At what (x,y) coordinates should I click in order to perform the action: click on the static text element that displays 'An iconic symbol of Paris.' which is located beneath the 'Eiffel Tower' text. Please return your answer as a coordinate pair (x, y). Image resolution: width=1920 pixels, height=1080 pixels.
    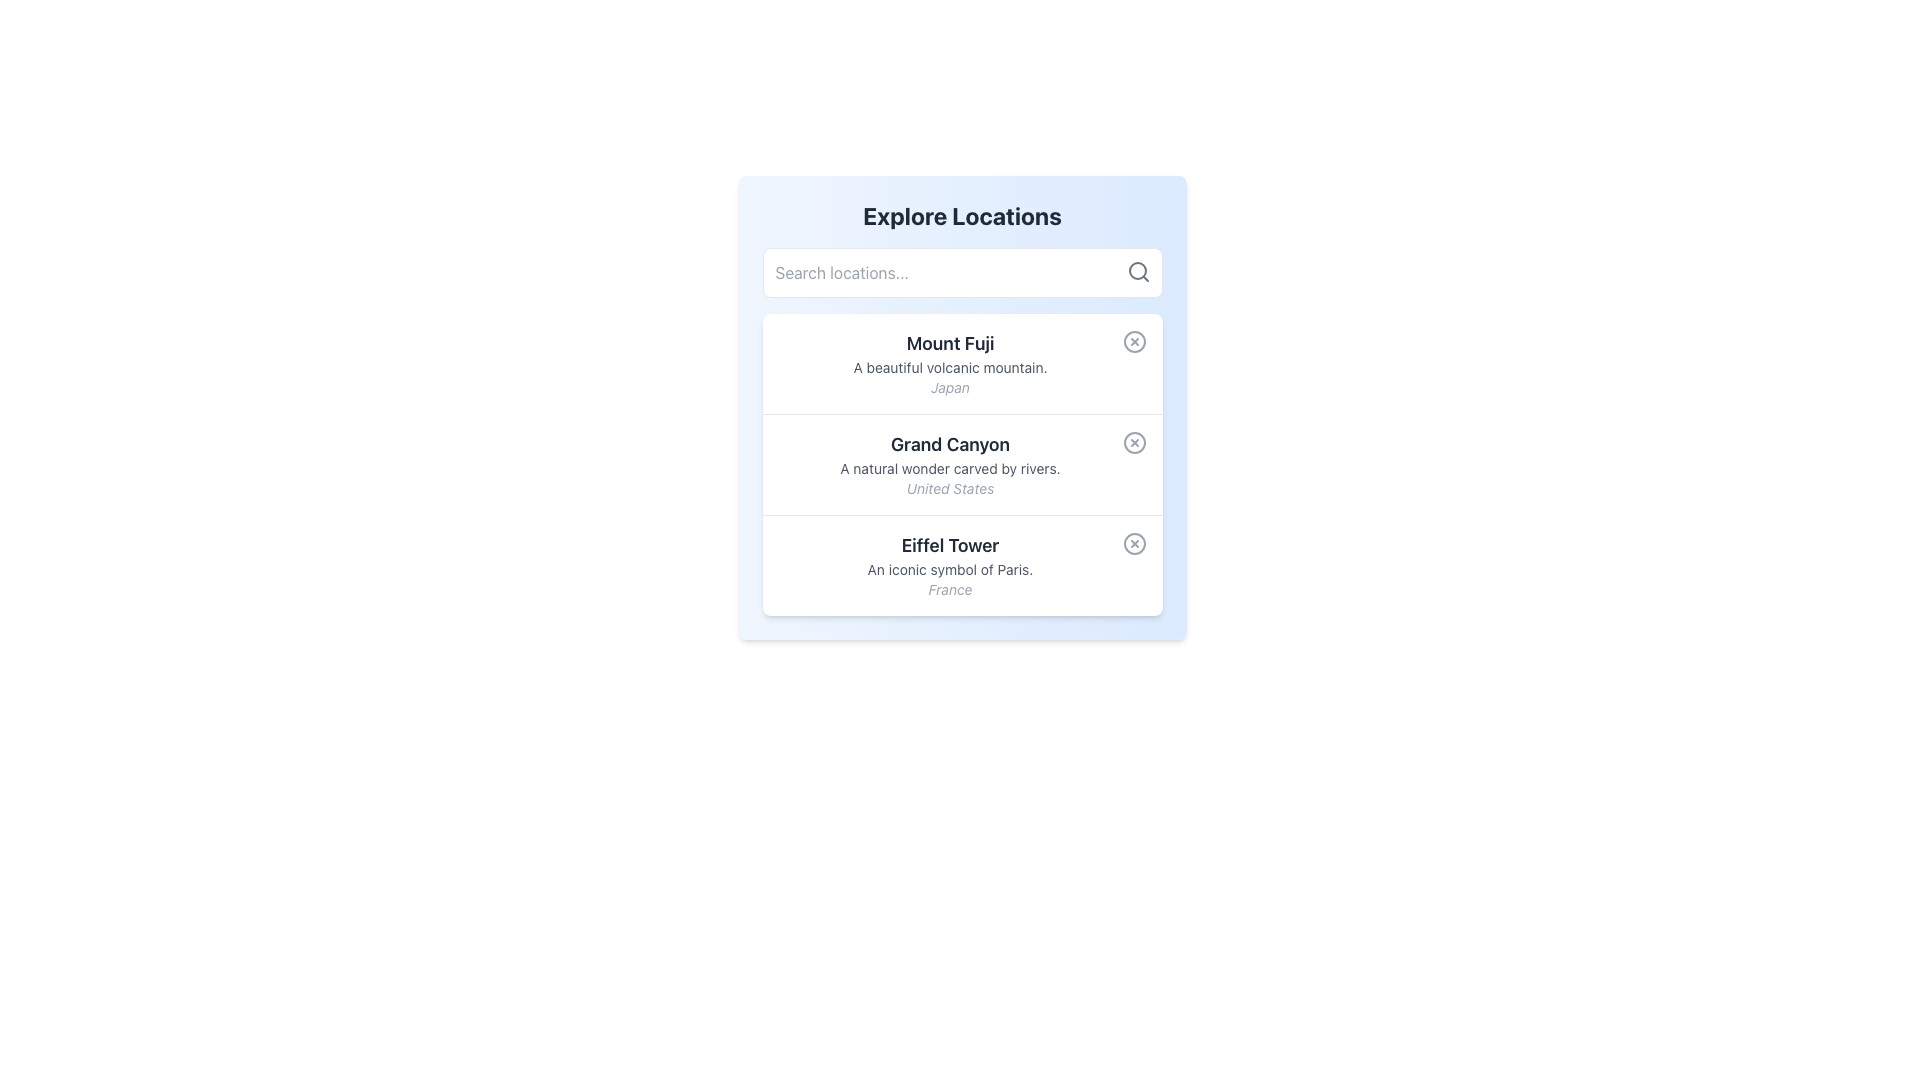
    Looking at the image, I should click on (949, 570).